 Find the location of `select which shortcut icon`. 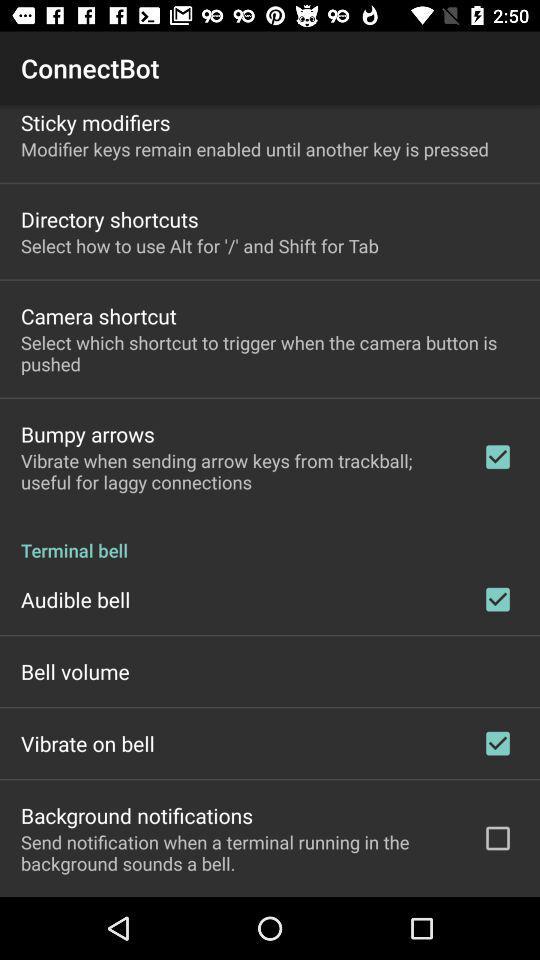

select which shortcut icon is located at coordinates (270, 353).